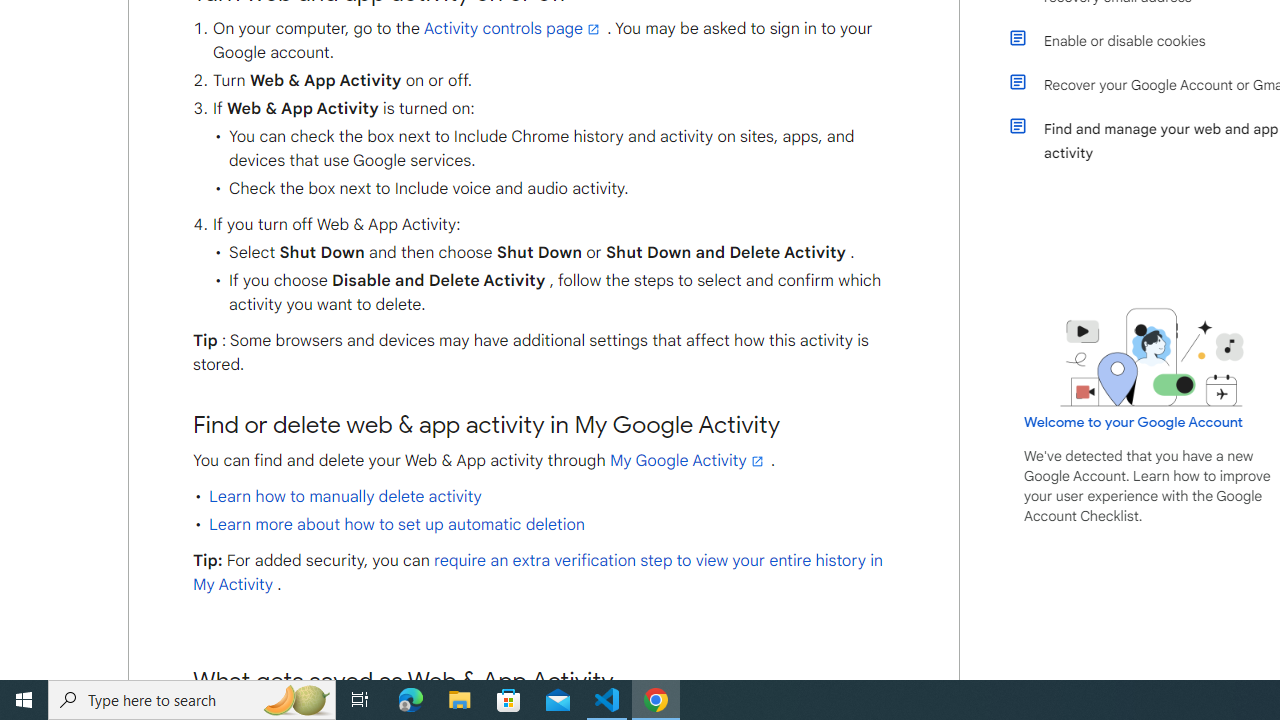  I want to click on 'Learn more about how to set up automatic deletion', so click(396, 523).